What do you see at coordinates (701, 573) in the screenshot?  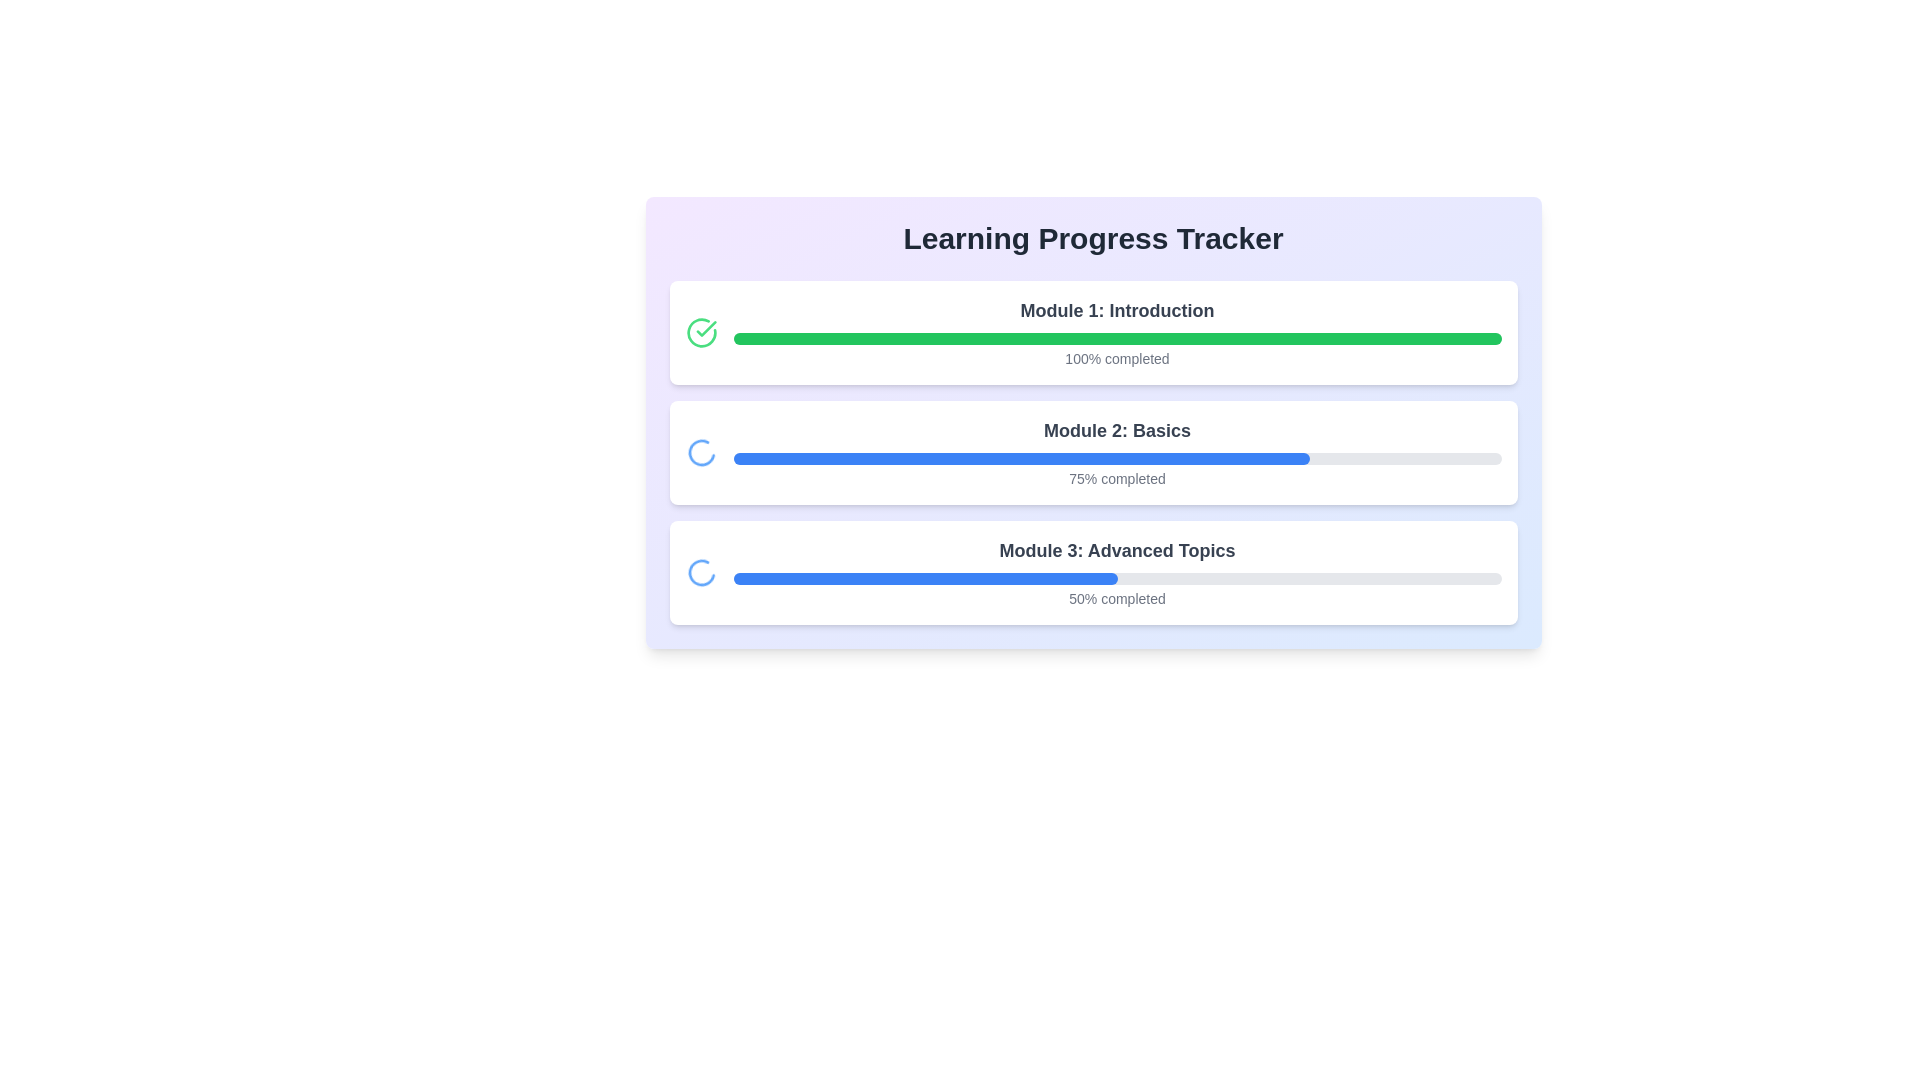 I see `the loader icon or progress spinner indicating that progress for 'Module 3: Advanced Topics' is in progress` at bounding box center [701, 573].